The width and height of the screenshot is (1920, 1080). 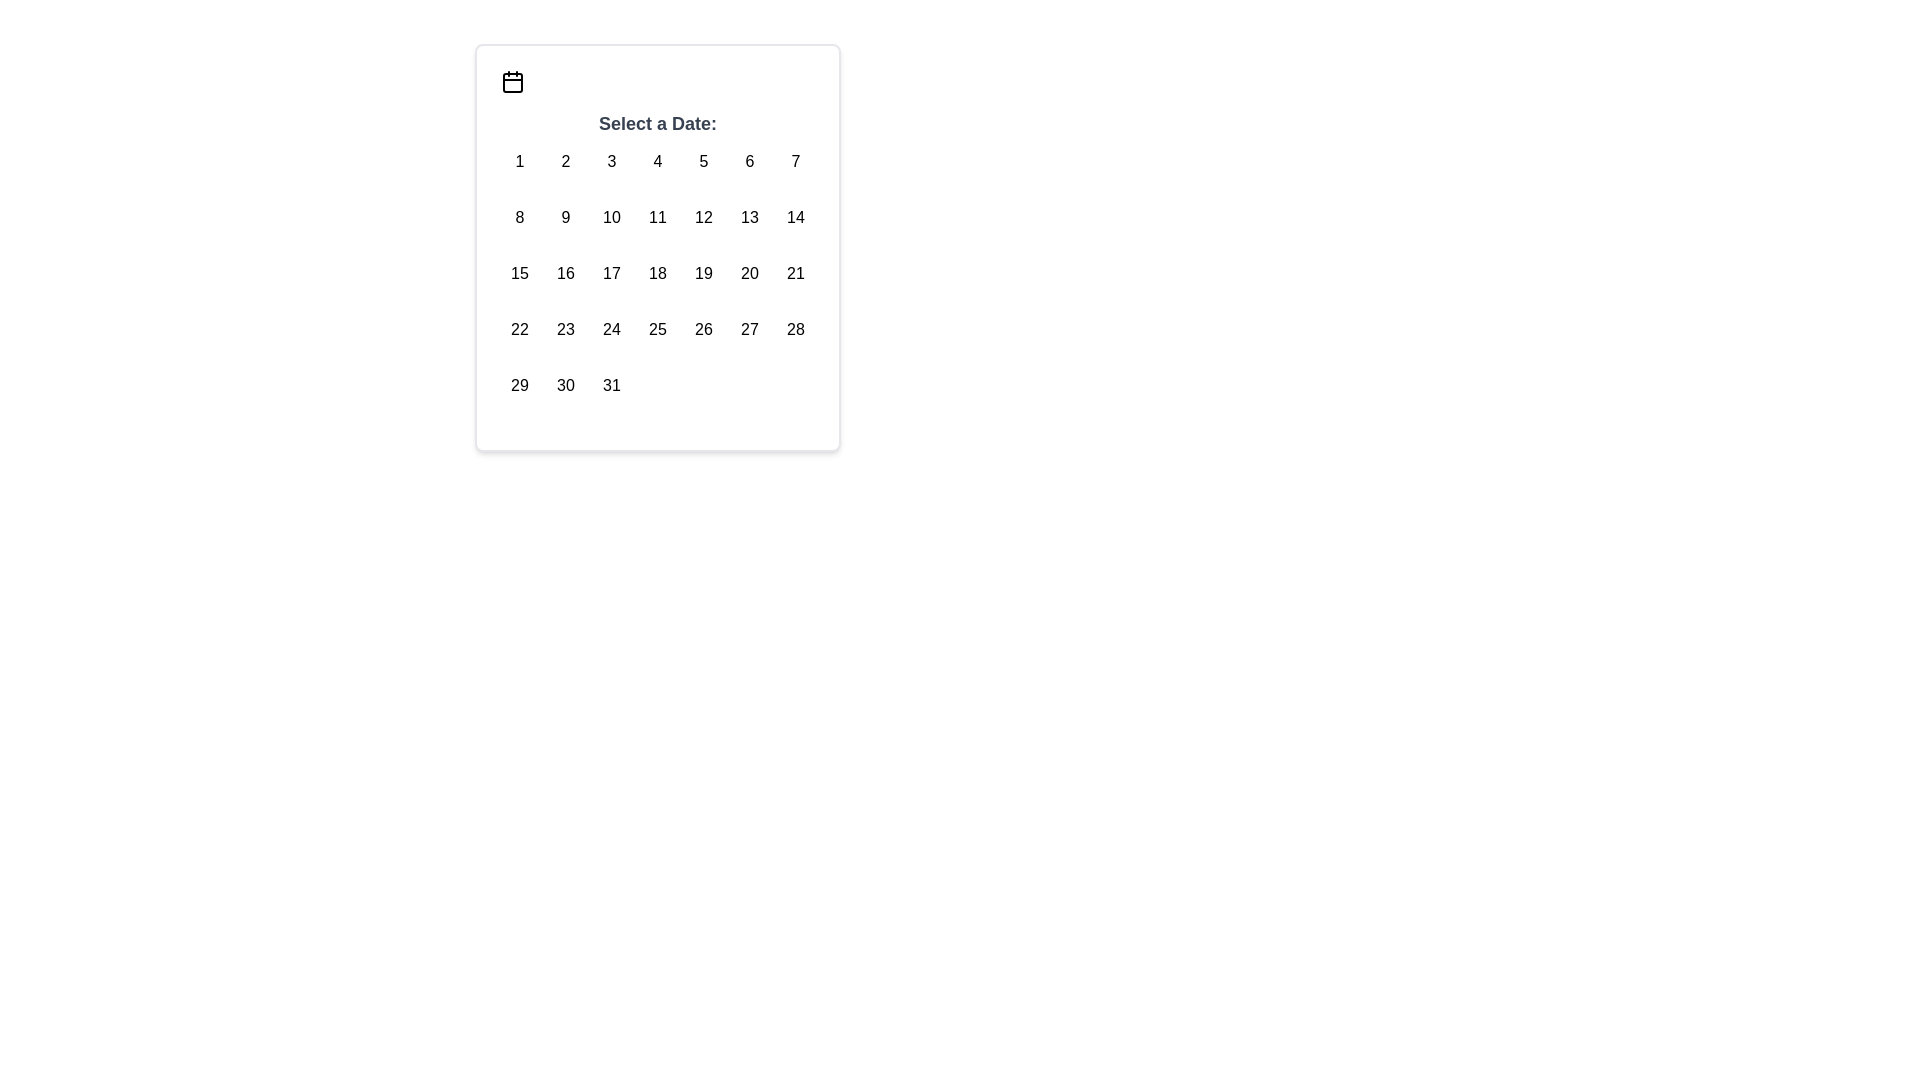 I want to click on the calendar button representing the date '19' in the third row and fifth column, so click(x=704, y=273).